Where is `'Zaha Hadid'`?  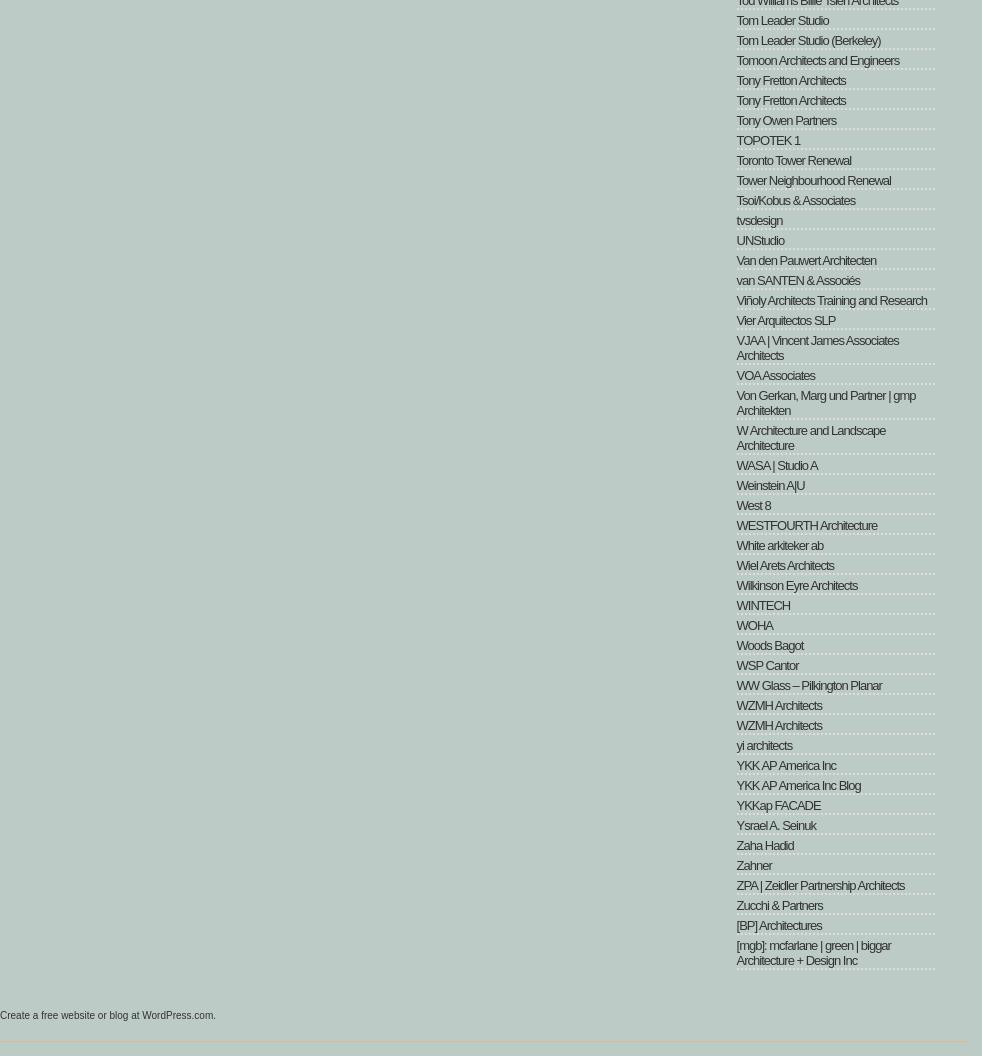
'Zaha Hadid' is located at coordinates (764, 845).